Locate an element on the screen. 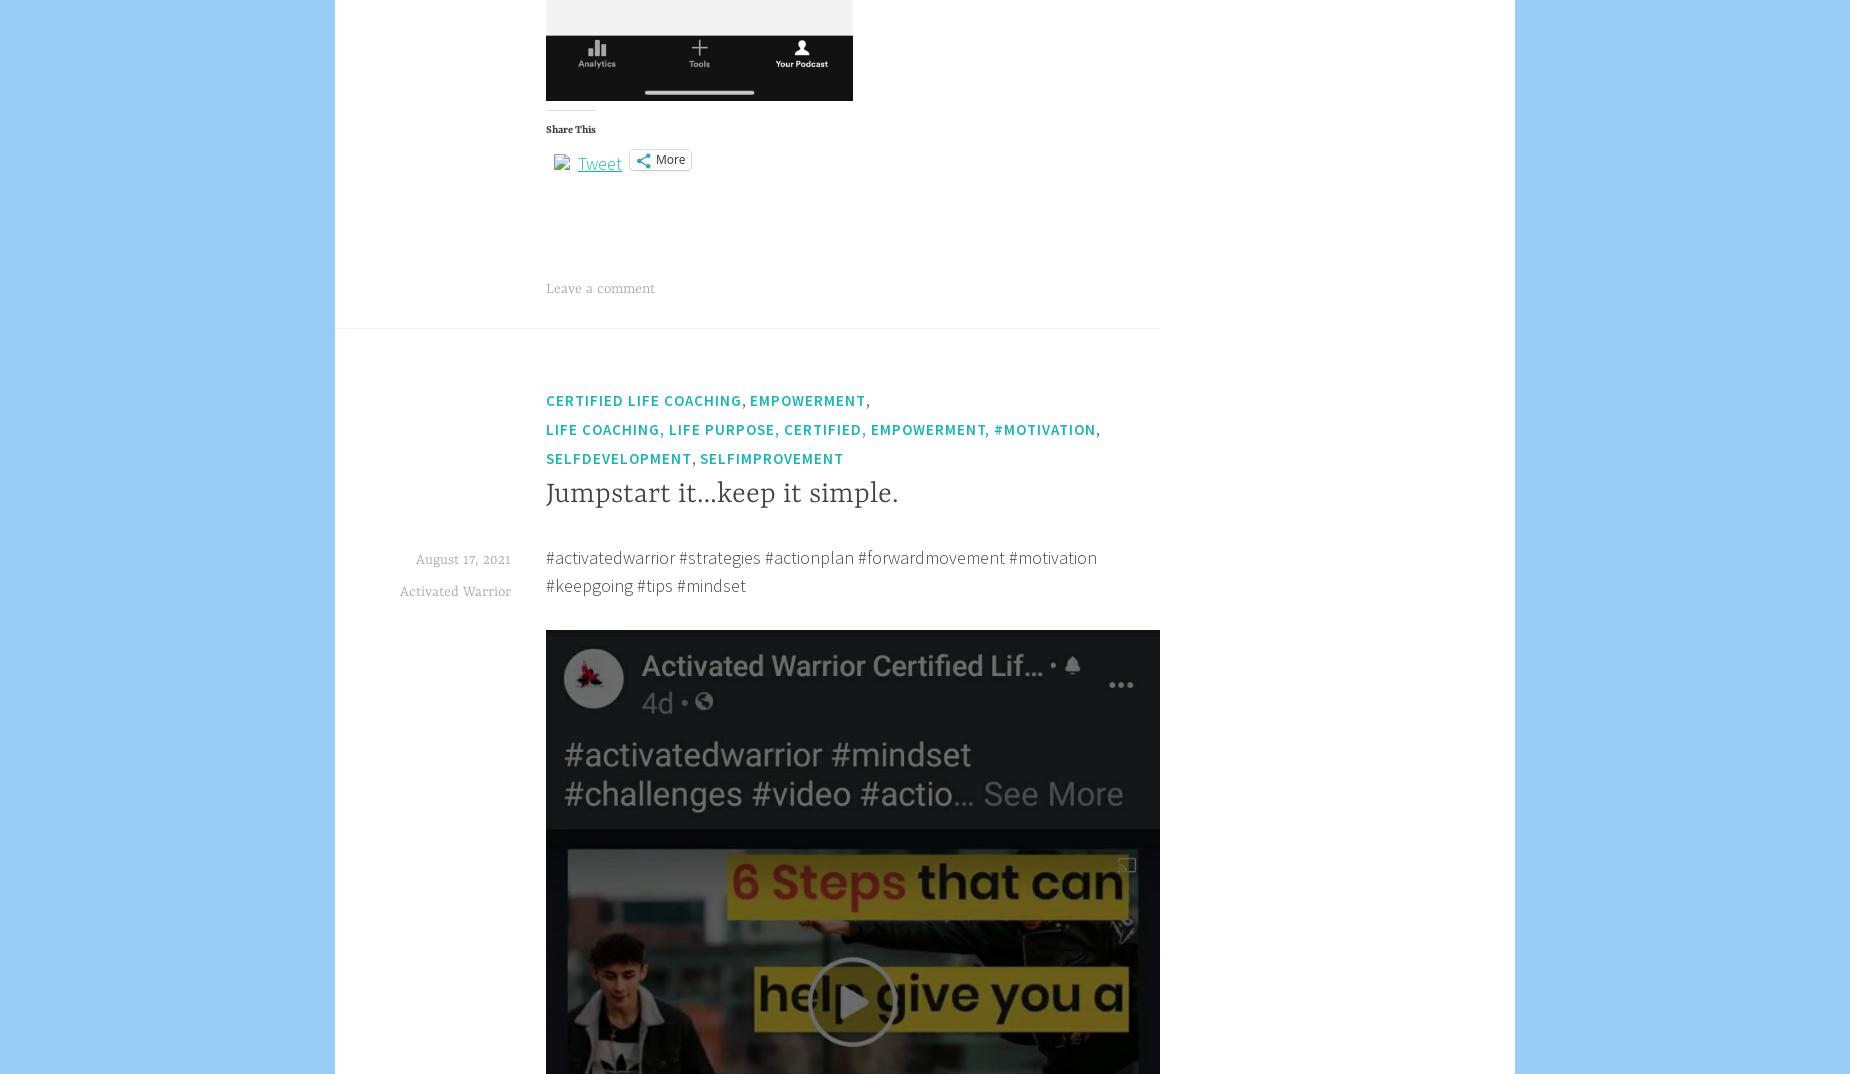 The image size is (1850, 1074). 'Jumpstart it…keep it simple.' is located at coordinates (722, 495).